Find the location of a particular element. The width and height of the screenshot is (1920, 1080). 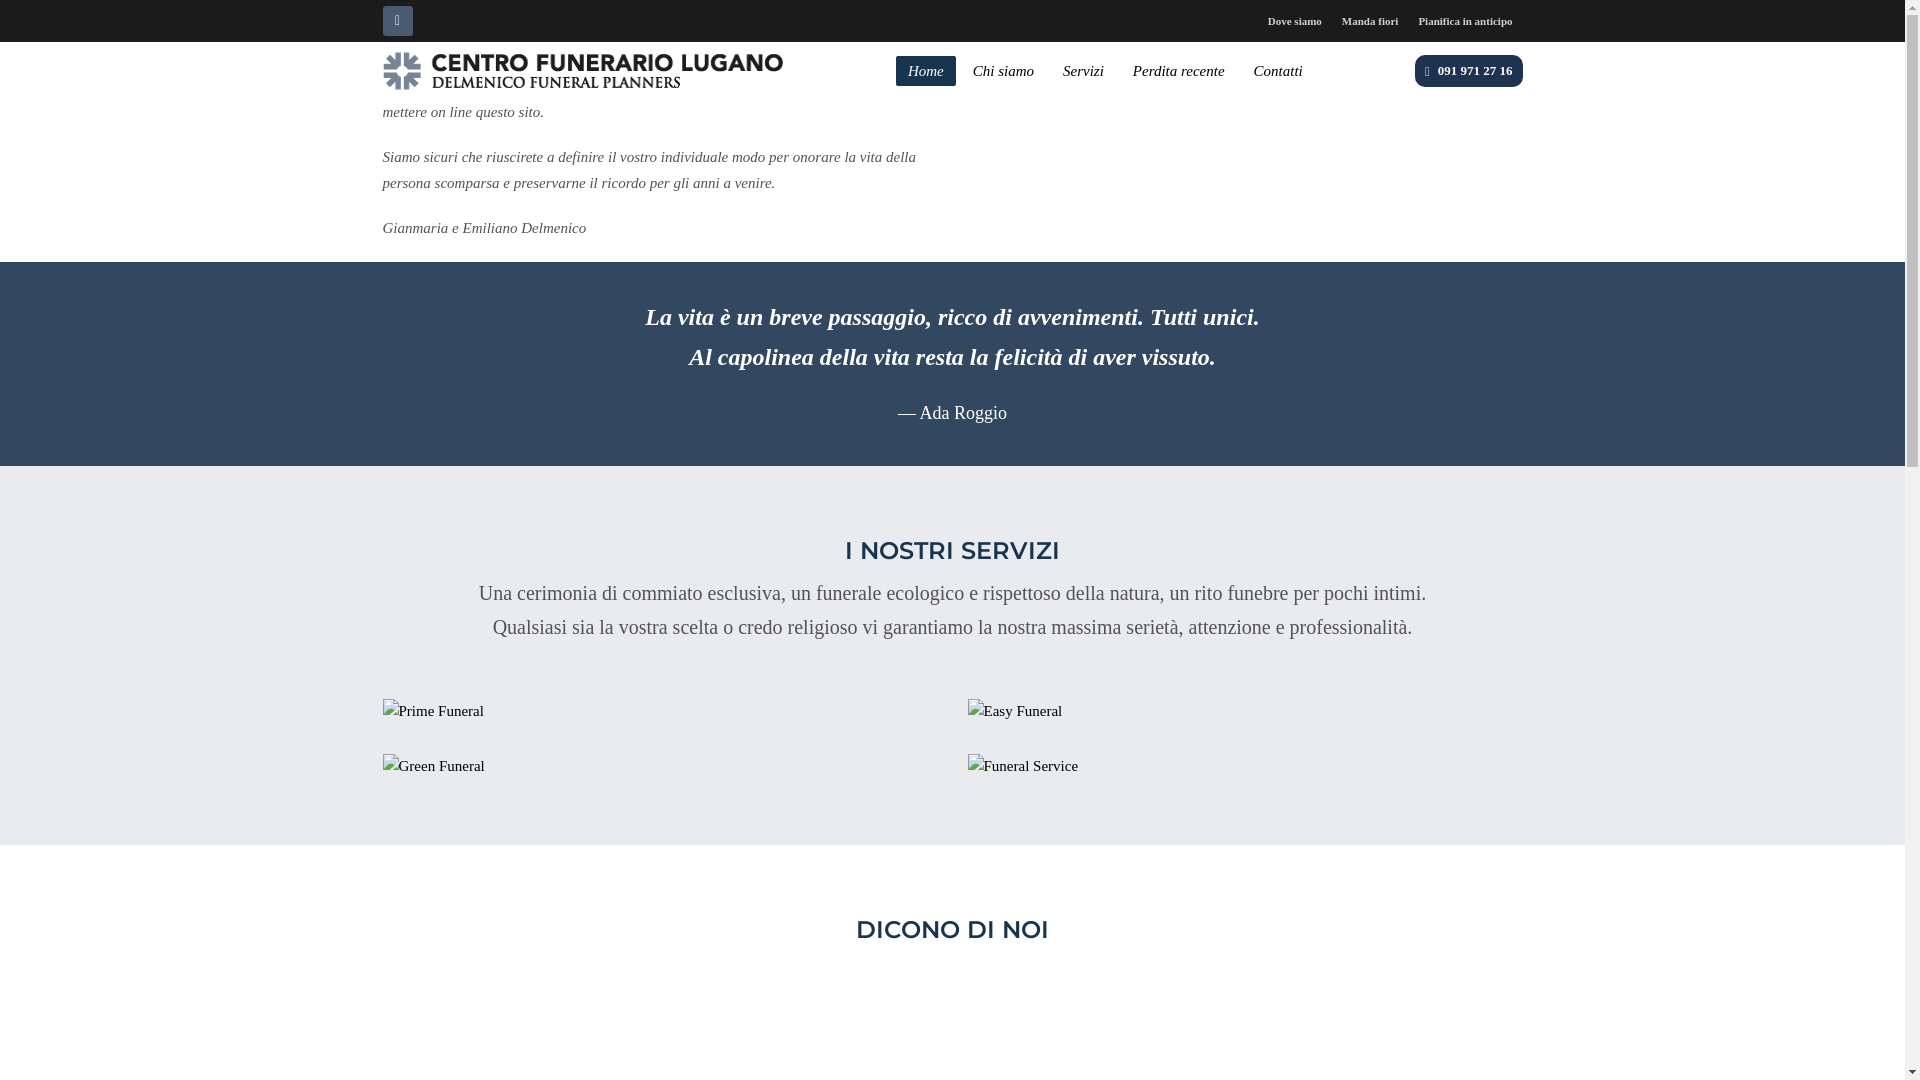

'Dove siamo' is located at coordinates (1295, 20).